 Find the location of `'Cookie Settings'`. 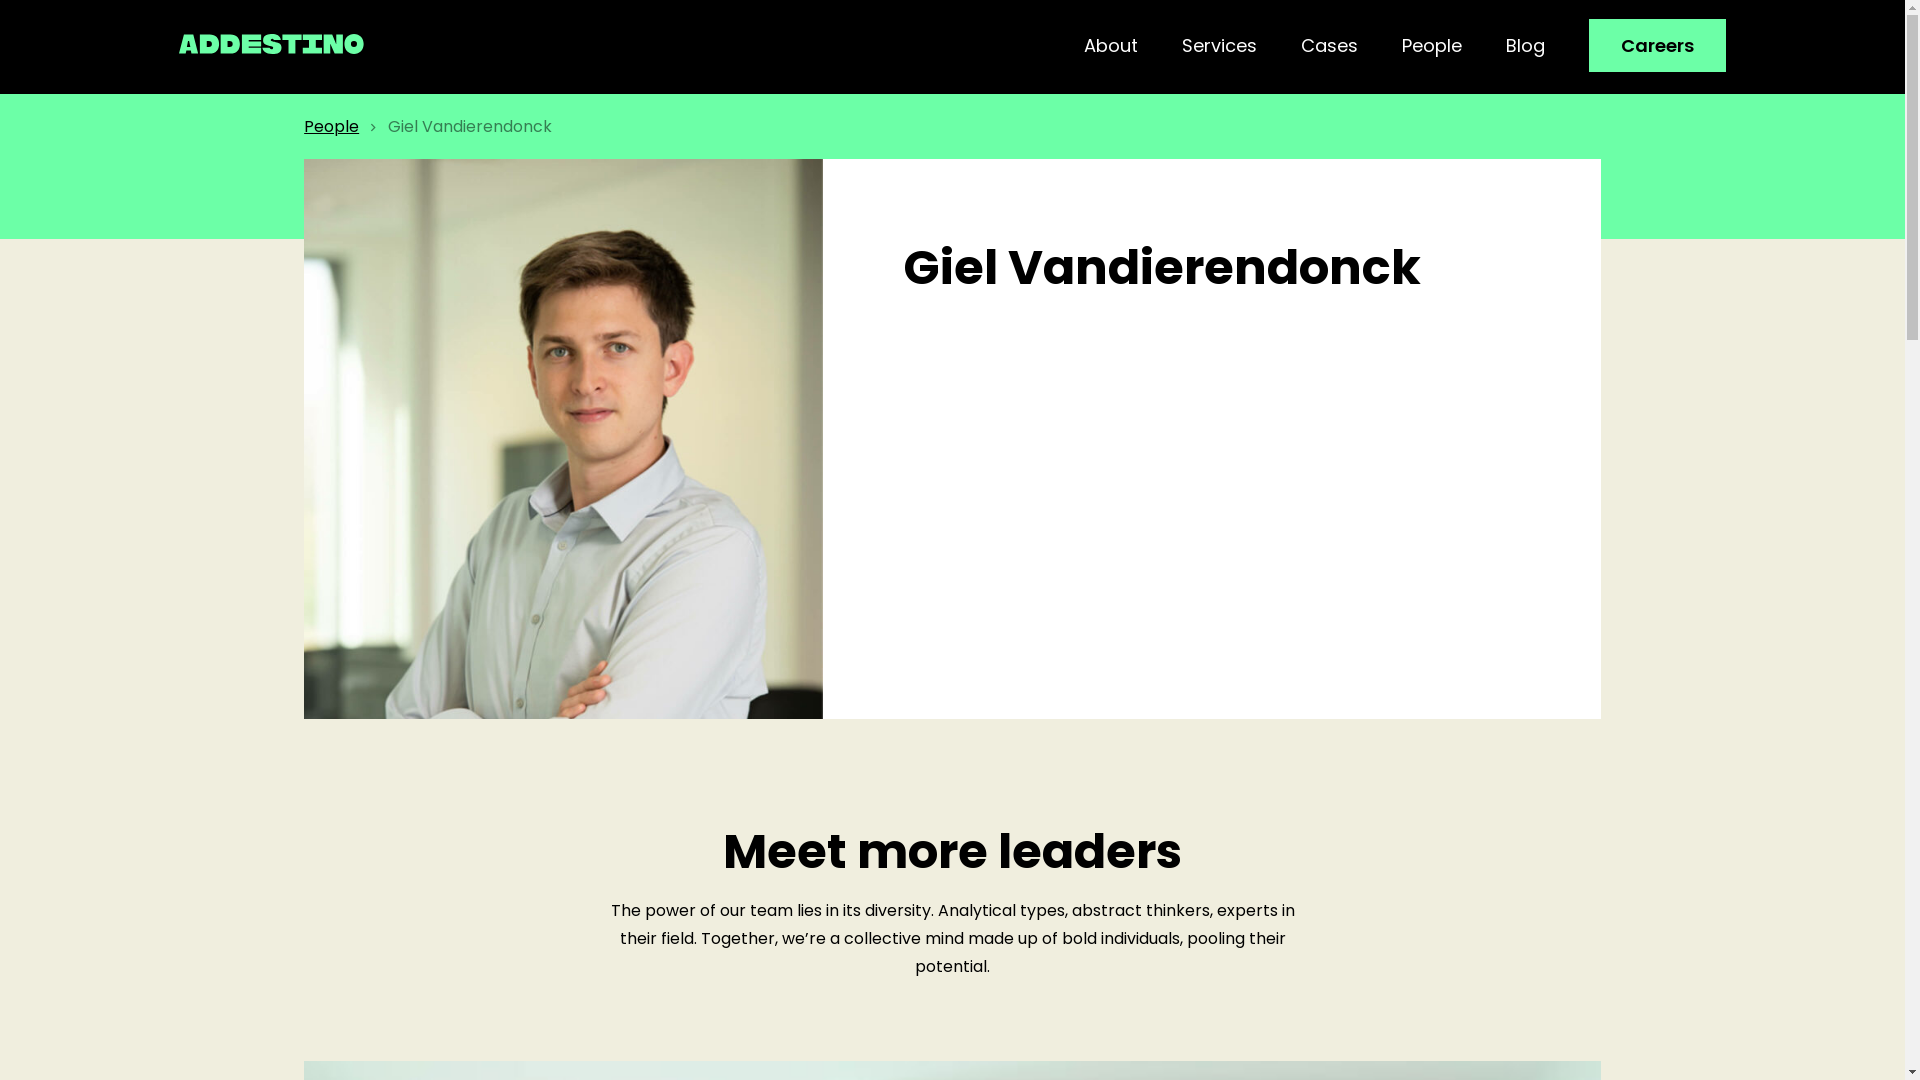

'Cookie Settings' is located at coordinates (1717, 1044).